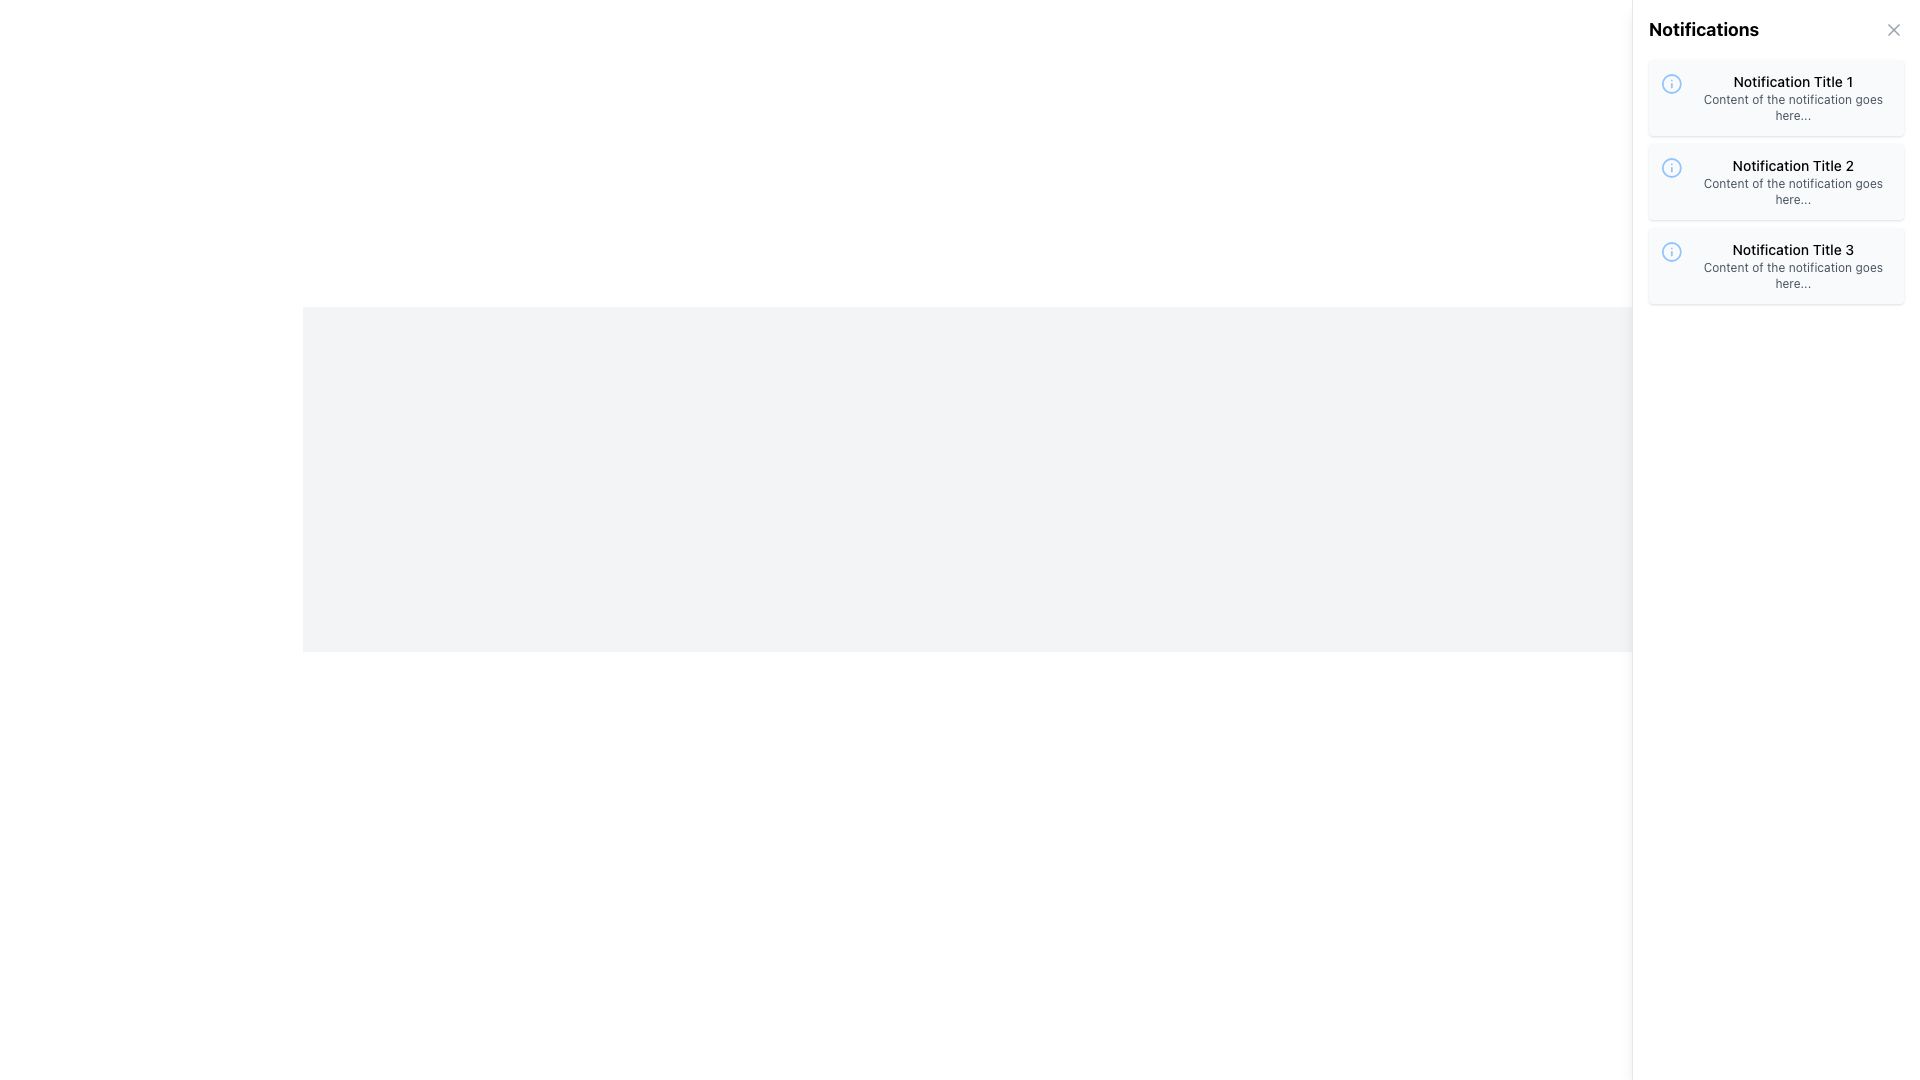 The height and width of the screenshot is (1080, 1920). What do you see at coordinates (1893, 30) in the screenshot?
I see `the bottom-left to top-right diagonal line of the 'X' icon located in the top-right corner of the notification panel` at bounding box center [1893, 30].